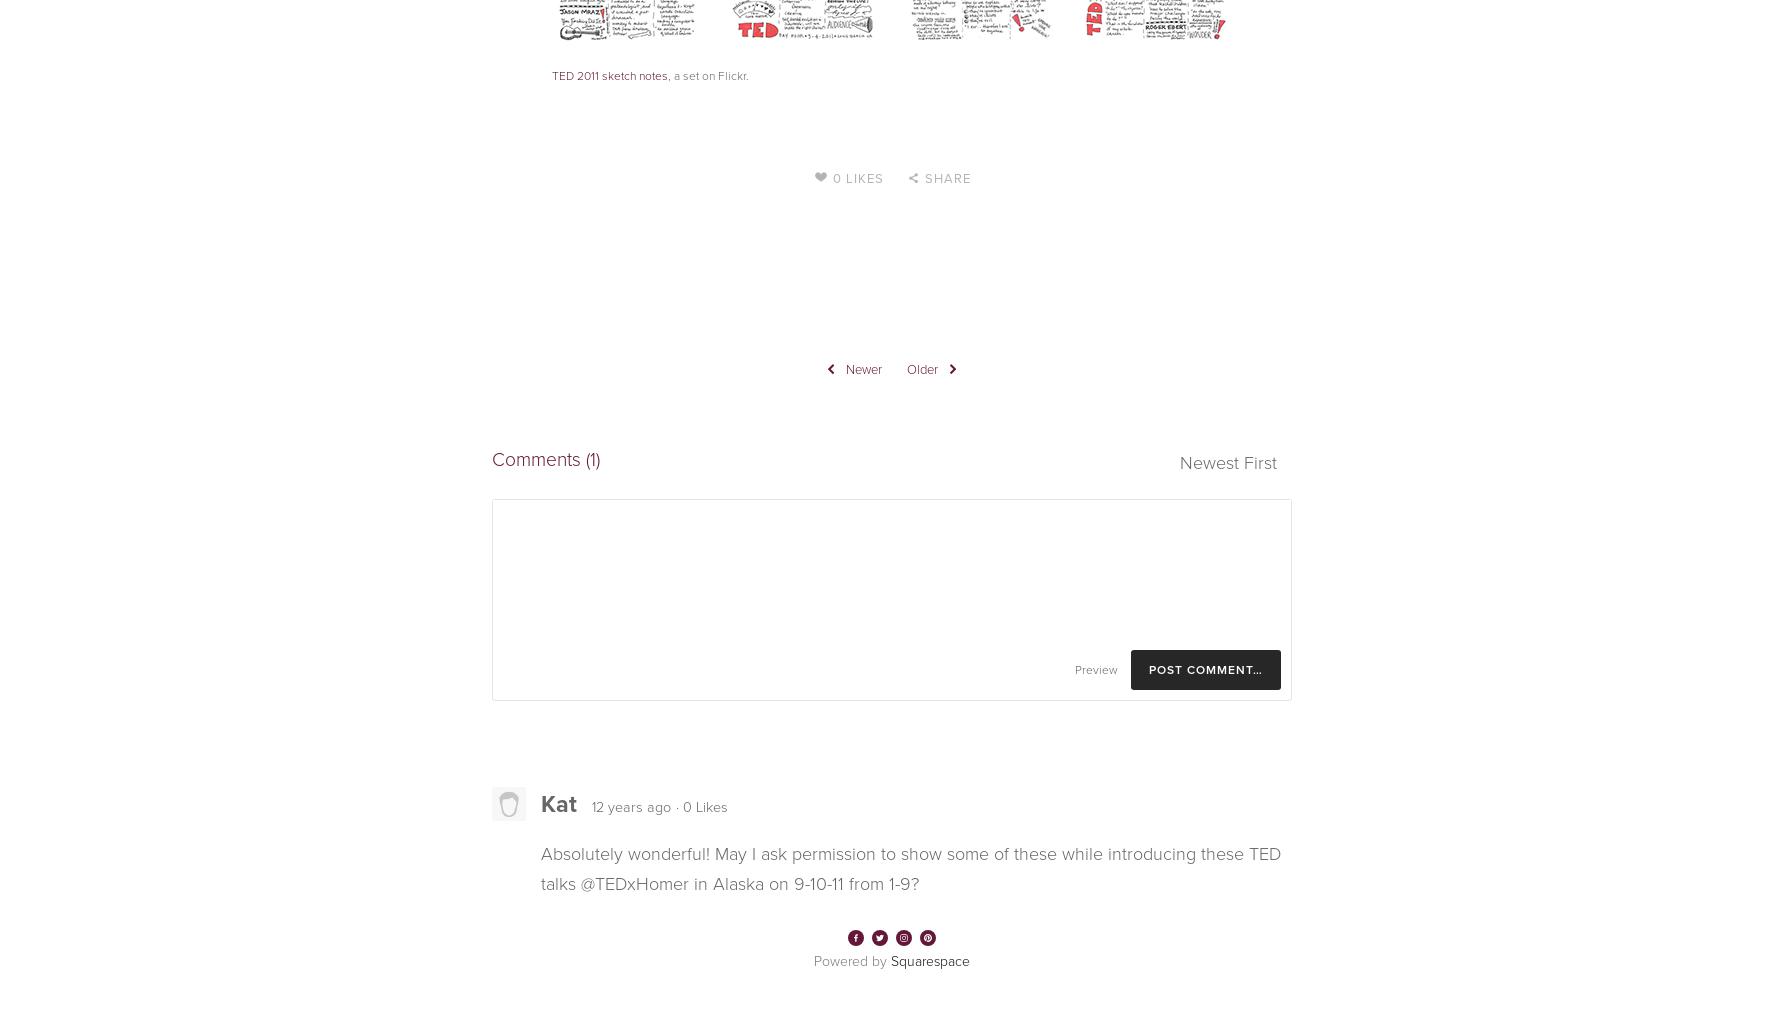 The height and width of the screenshot is (1022, 1784). What do you see at coordinates (930, 960) in the screenshot?
I see `'Squarespace'` at bounding box center [930, 960].